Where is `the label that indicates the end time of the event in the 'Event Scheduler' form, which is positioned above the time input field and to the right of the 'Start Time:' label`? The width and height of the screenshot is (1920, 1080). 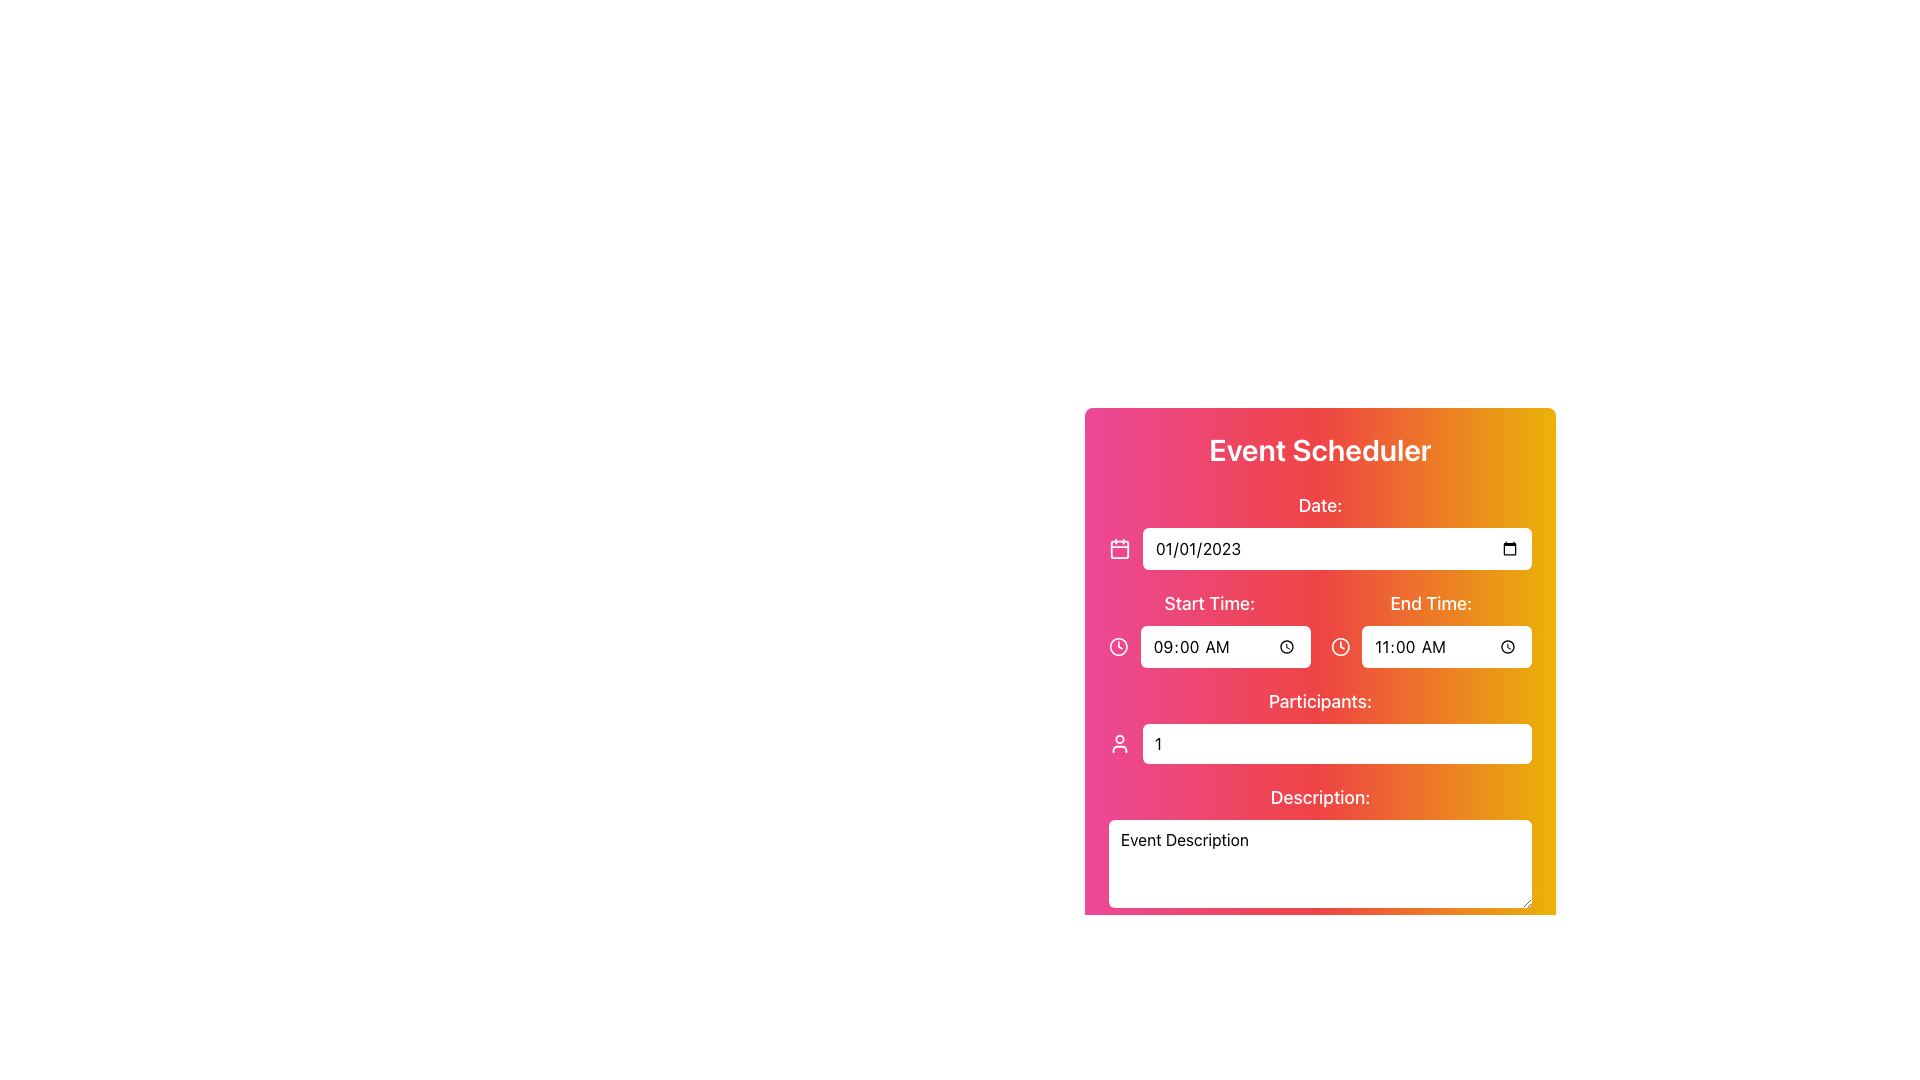
the label that indicates the end time of the event in the 'Event Scheduler' form, which is positioned above the time input field and to the right of the 'Start Time:' label is located at coordinates (1430, 603).